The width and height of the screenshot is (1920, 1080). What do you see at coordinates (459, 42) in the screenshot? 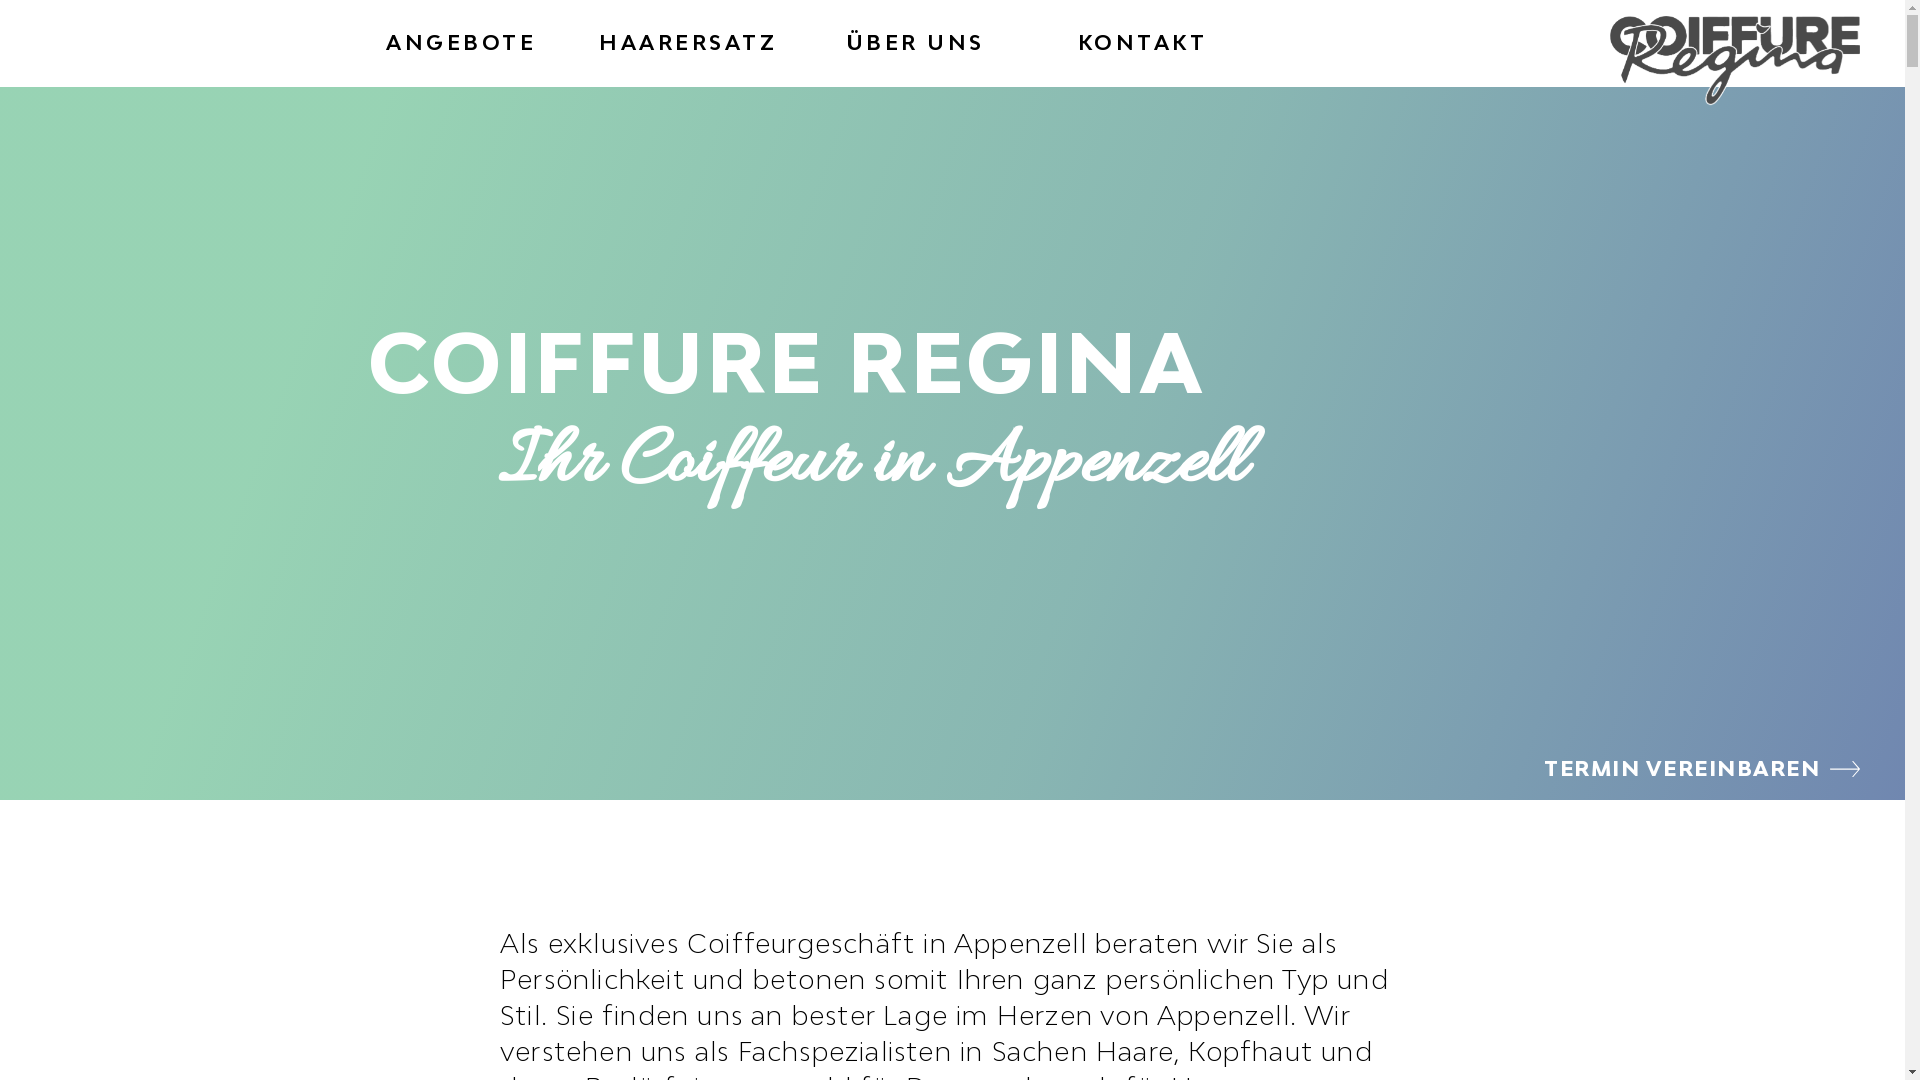
I see `'ANGEBOTE'` at bounding box center [459, 42].